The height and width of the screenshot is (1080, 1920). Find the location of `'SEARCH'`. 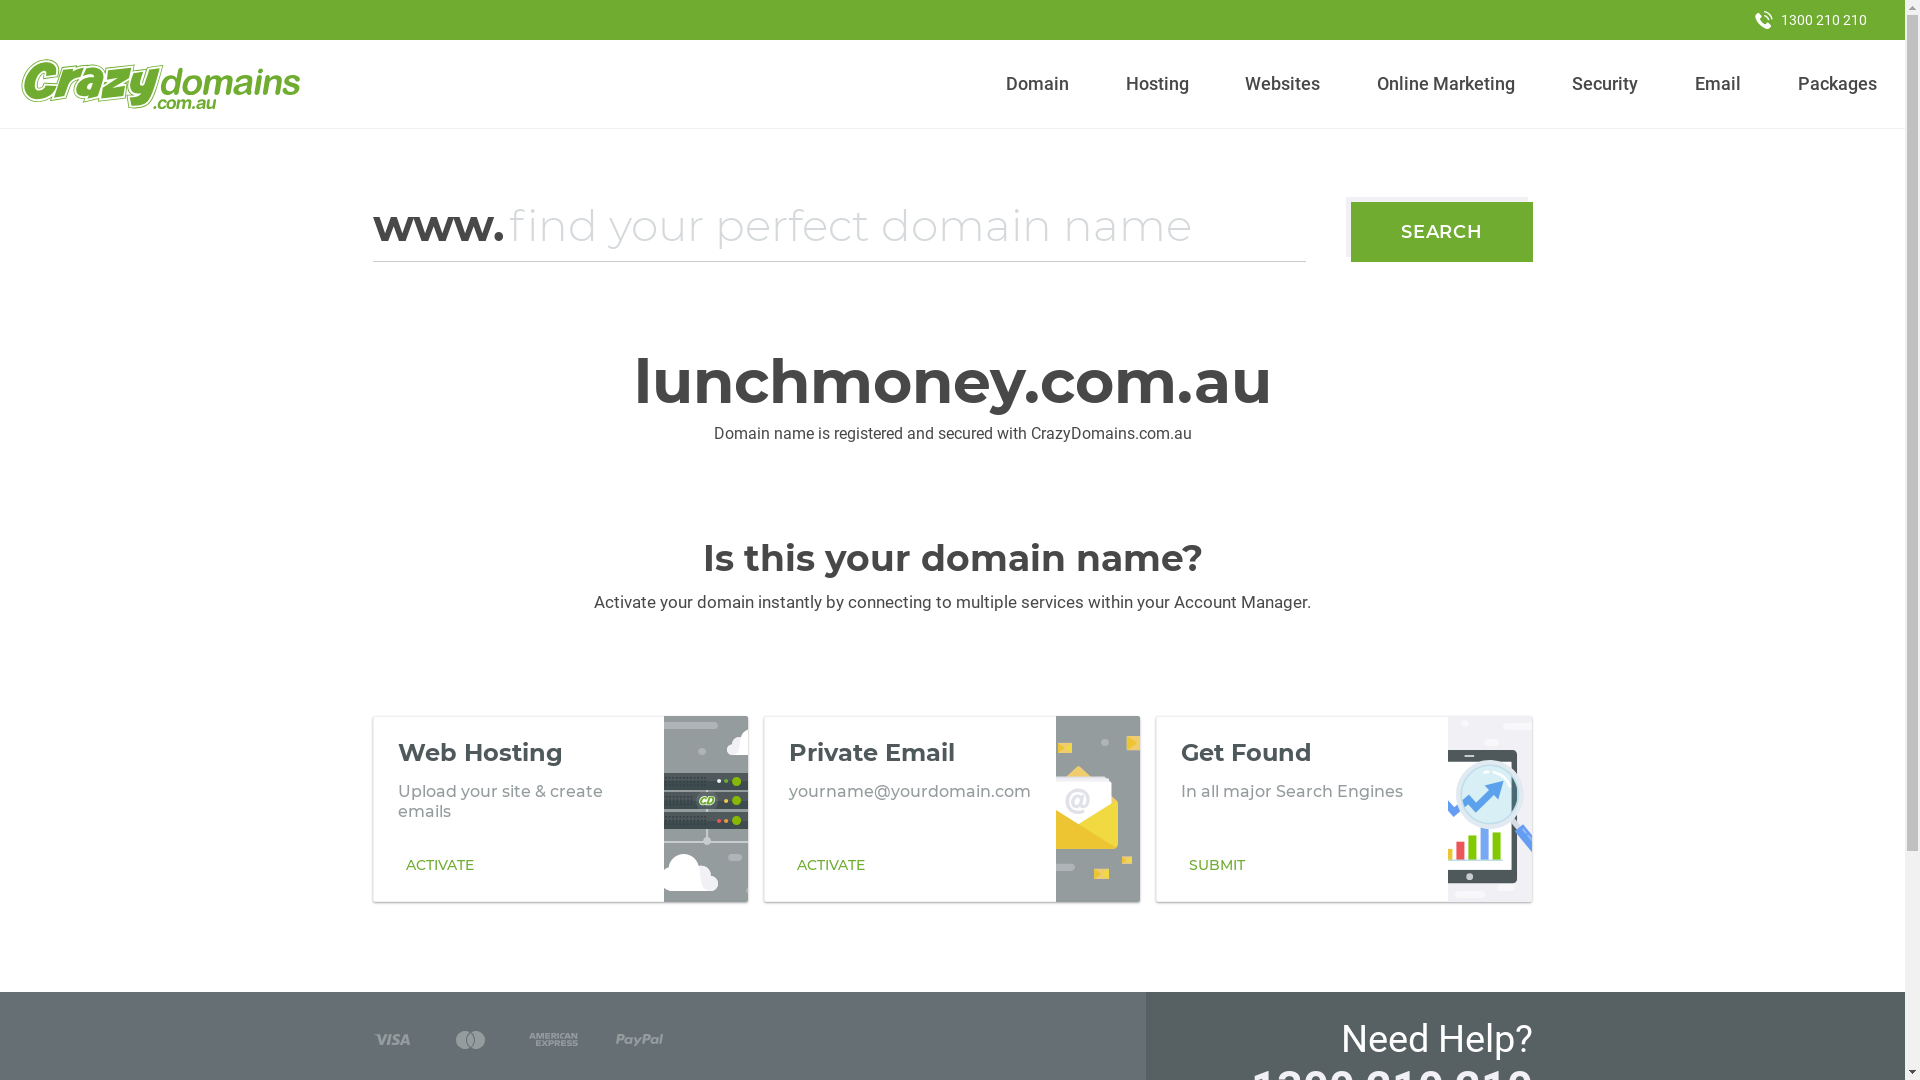

'SEARCH' is located at coordinates (1441, 230).